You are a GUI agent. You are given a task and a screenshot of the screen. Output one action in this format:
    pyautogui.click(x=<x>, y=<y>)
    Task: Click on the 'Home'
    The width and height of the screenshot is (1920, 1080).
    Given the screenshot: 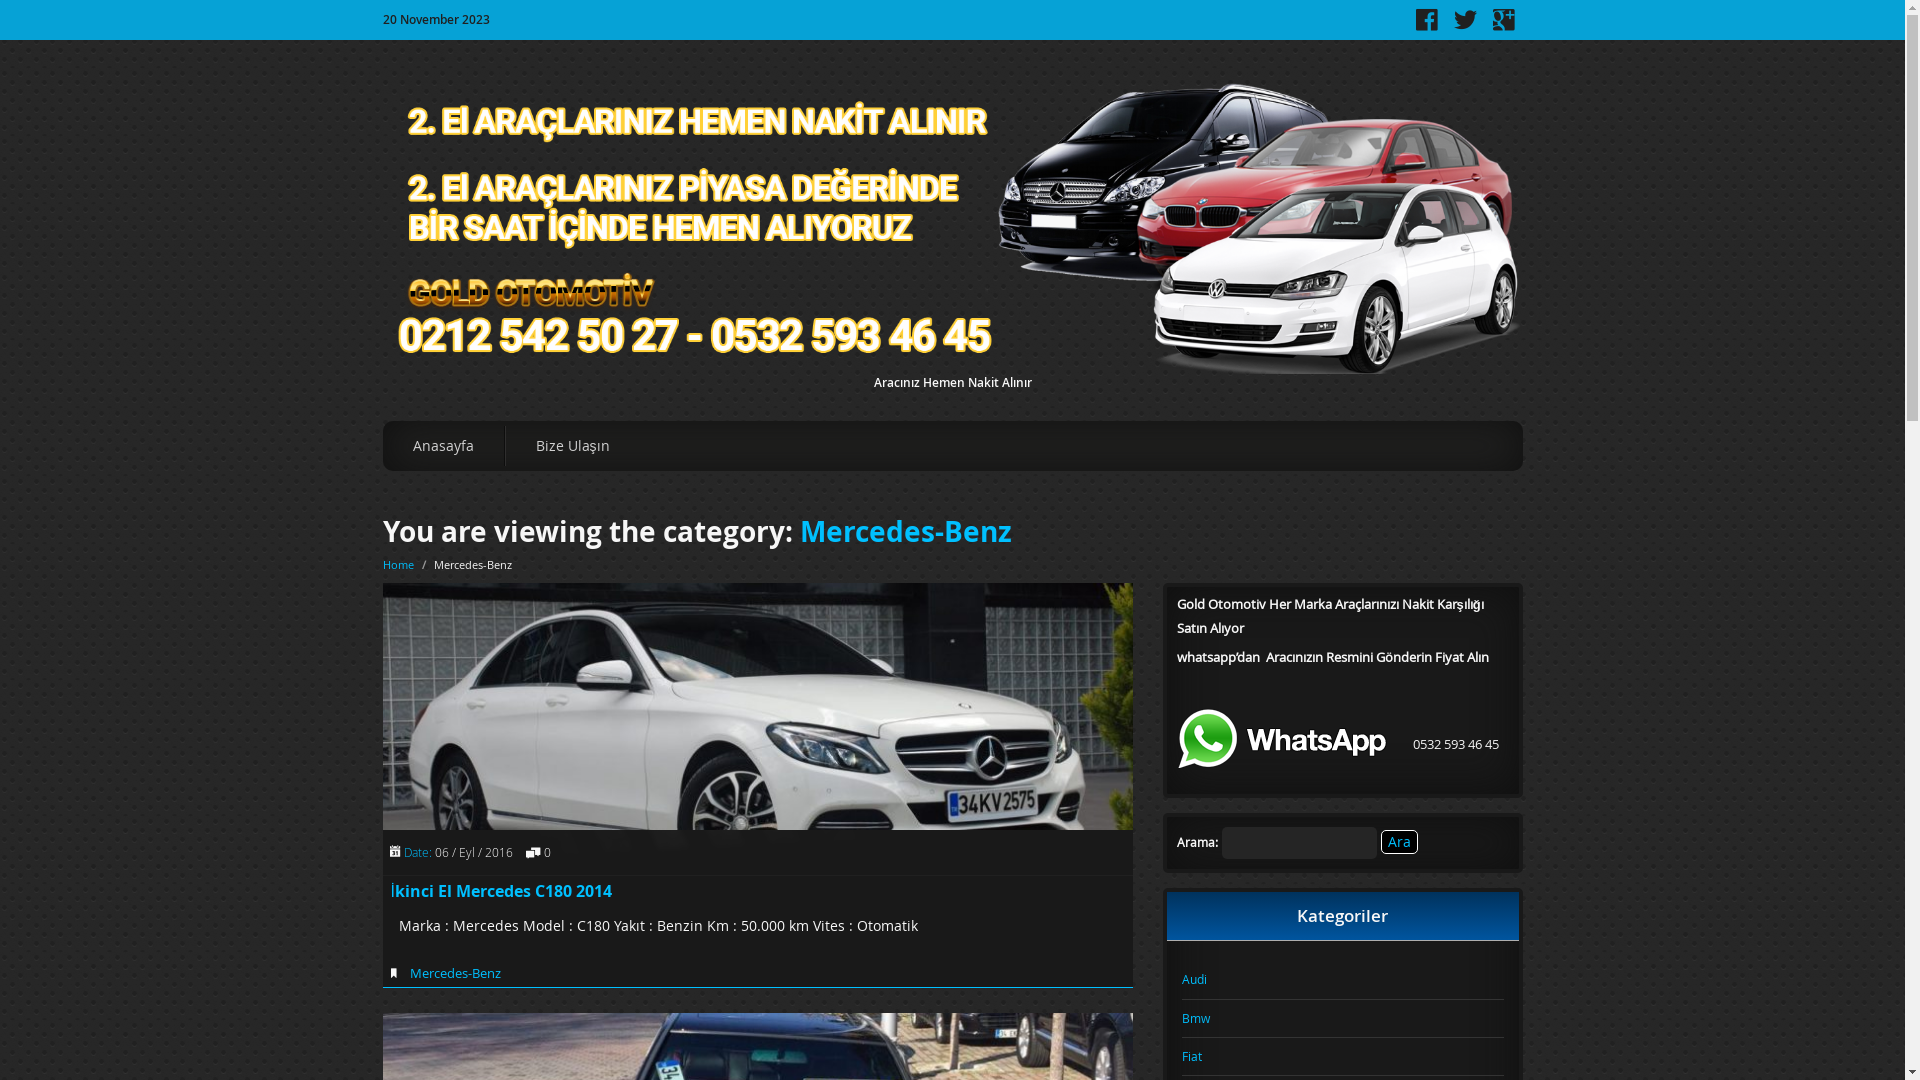 What is the action you would take?
    pyautogui.click(x=397, y=564)
    